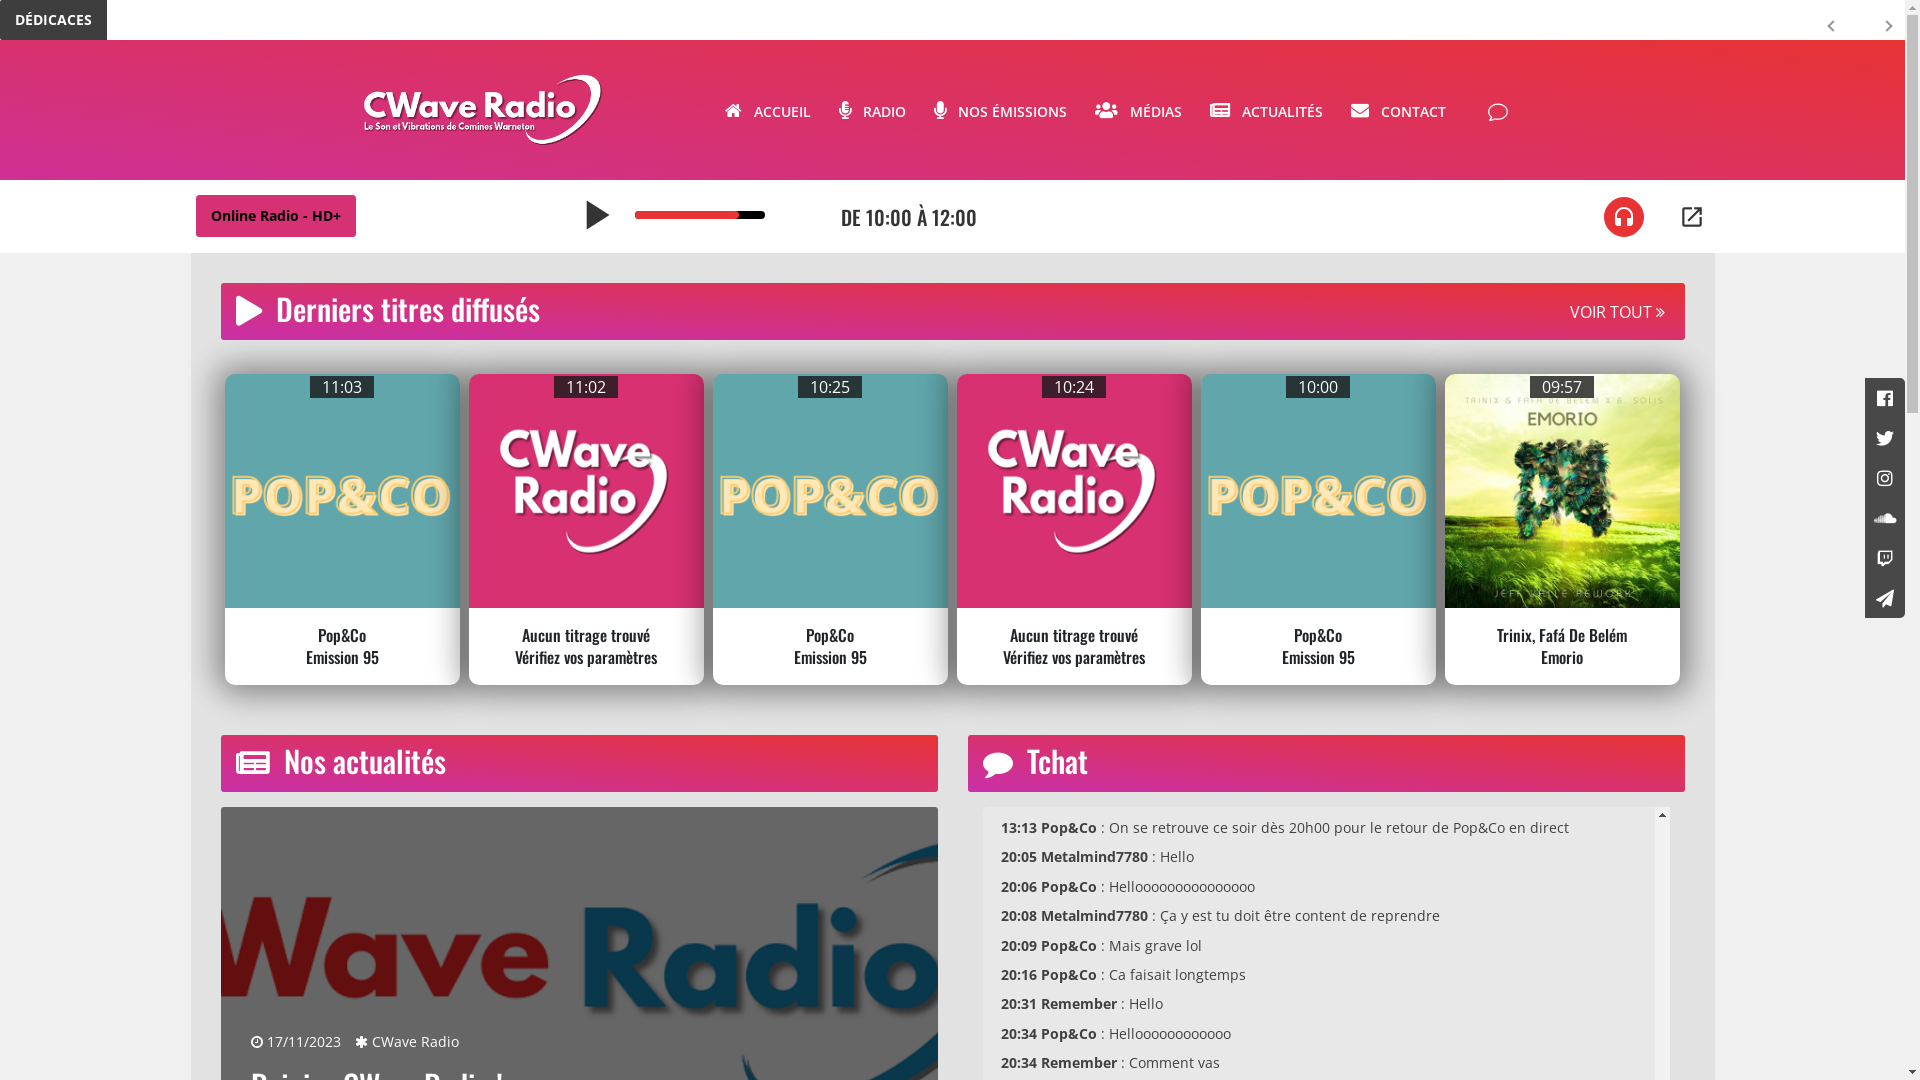 The height and width of the screenshot is (1080, 1920). I want to click on '  ACCUEIL', so click(766, 109).